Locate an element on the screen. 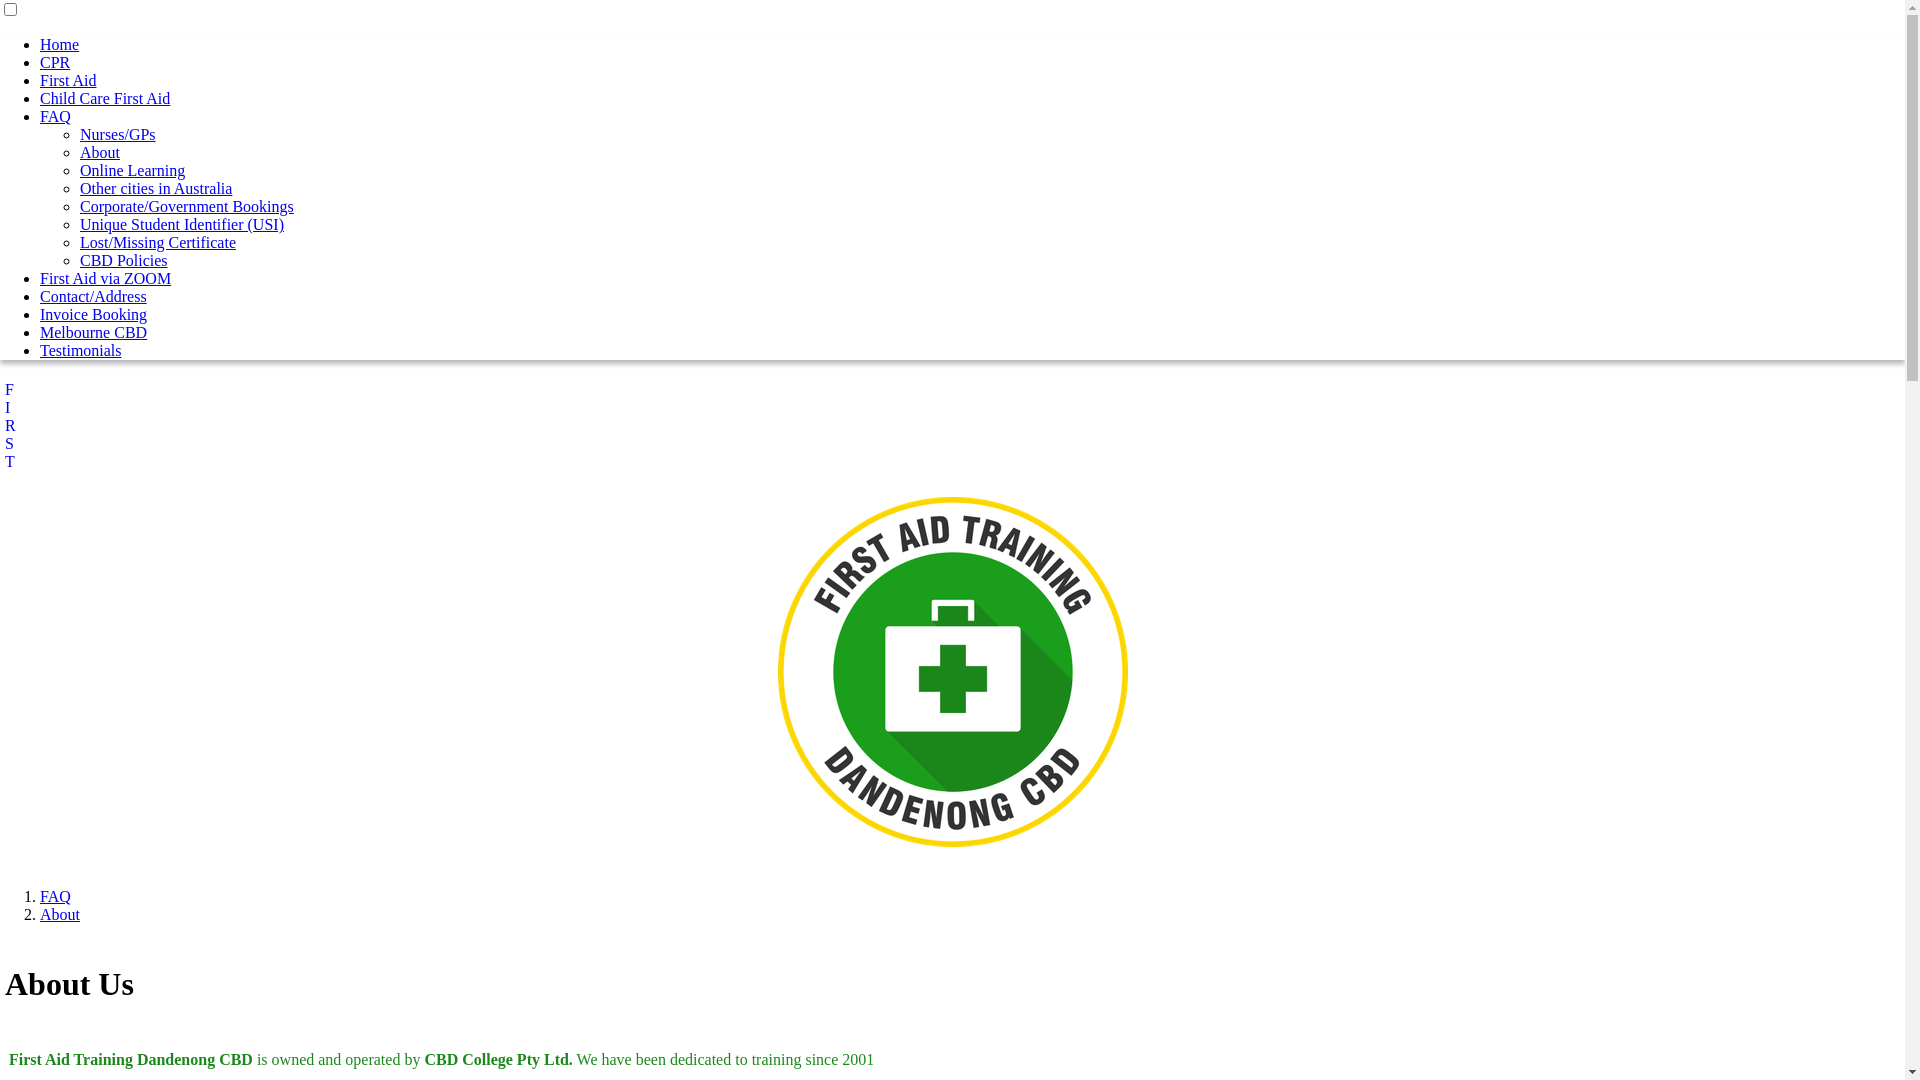 Image resolution: width=1920 pixels, height=1080 pixels. 'Other cities in Australia' is located at coordinates (155, 188).